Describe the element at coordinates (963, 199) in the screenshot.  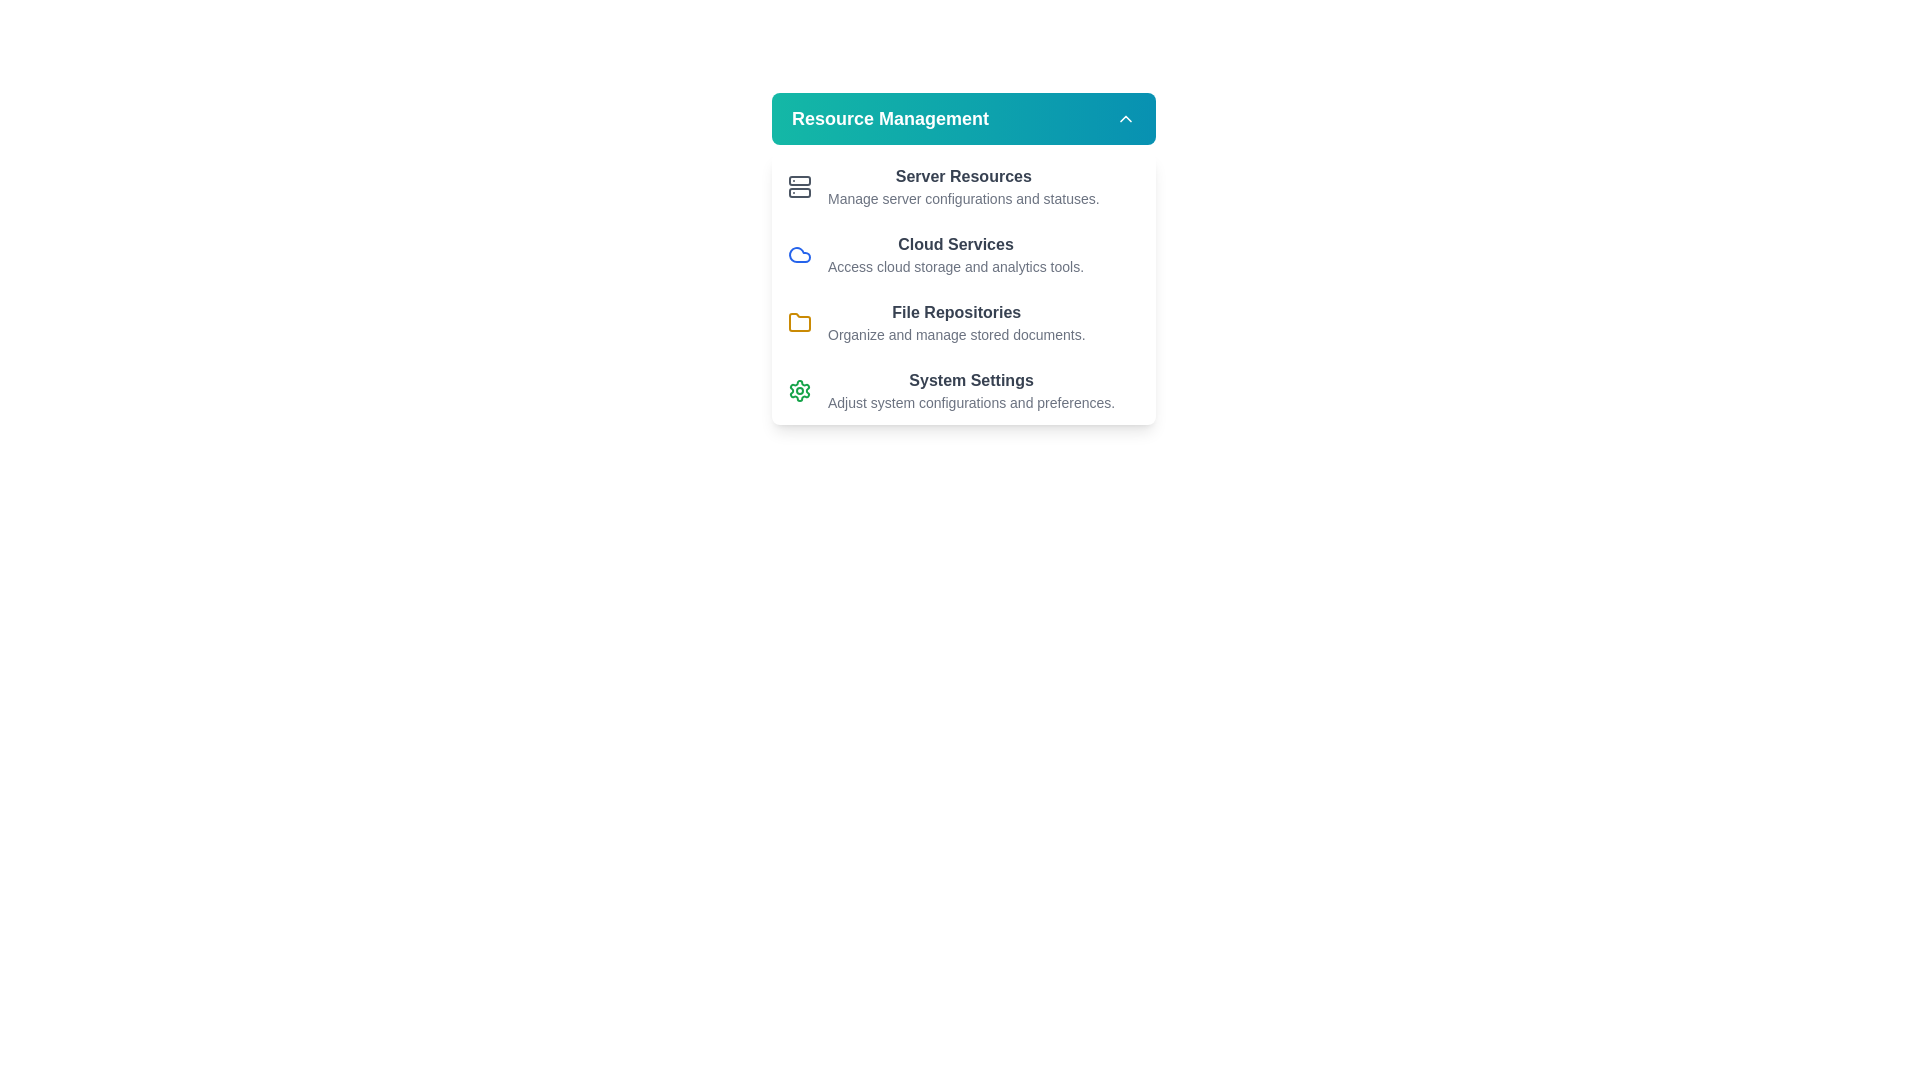
I see `the descriptive text directly beneath the 'Server Resources' heading in the 'Resource Management' menu` at that location.